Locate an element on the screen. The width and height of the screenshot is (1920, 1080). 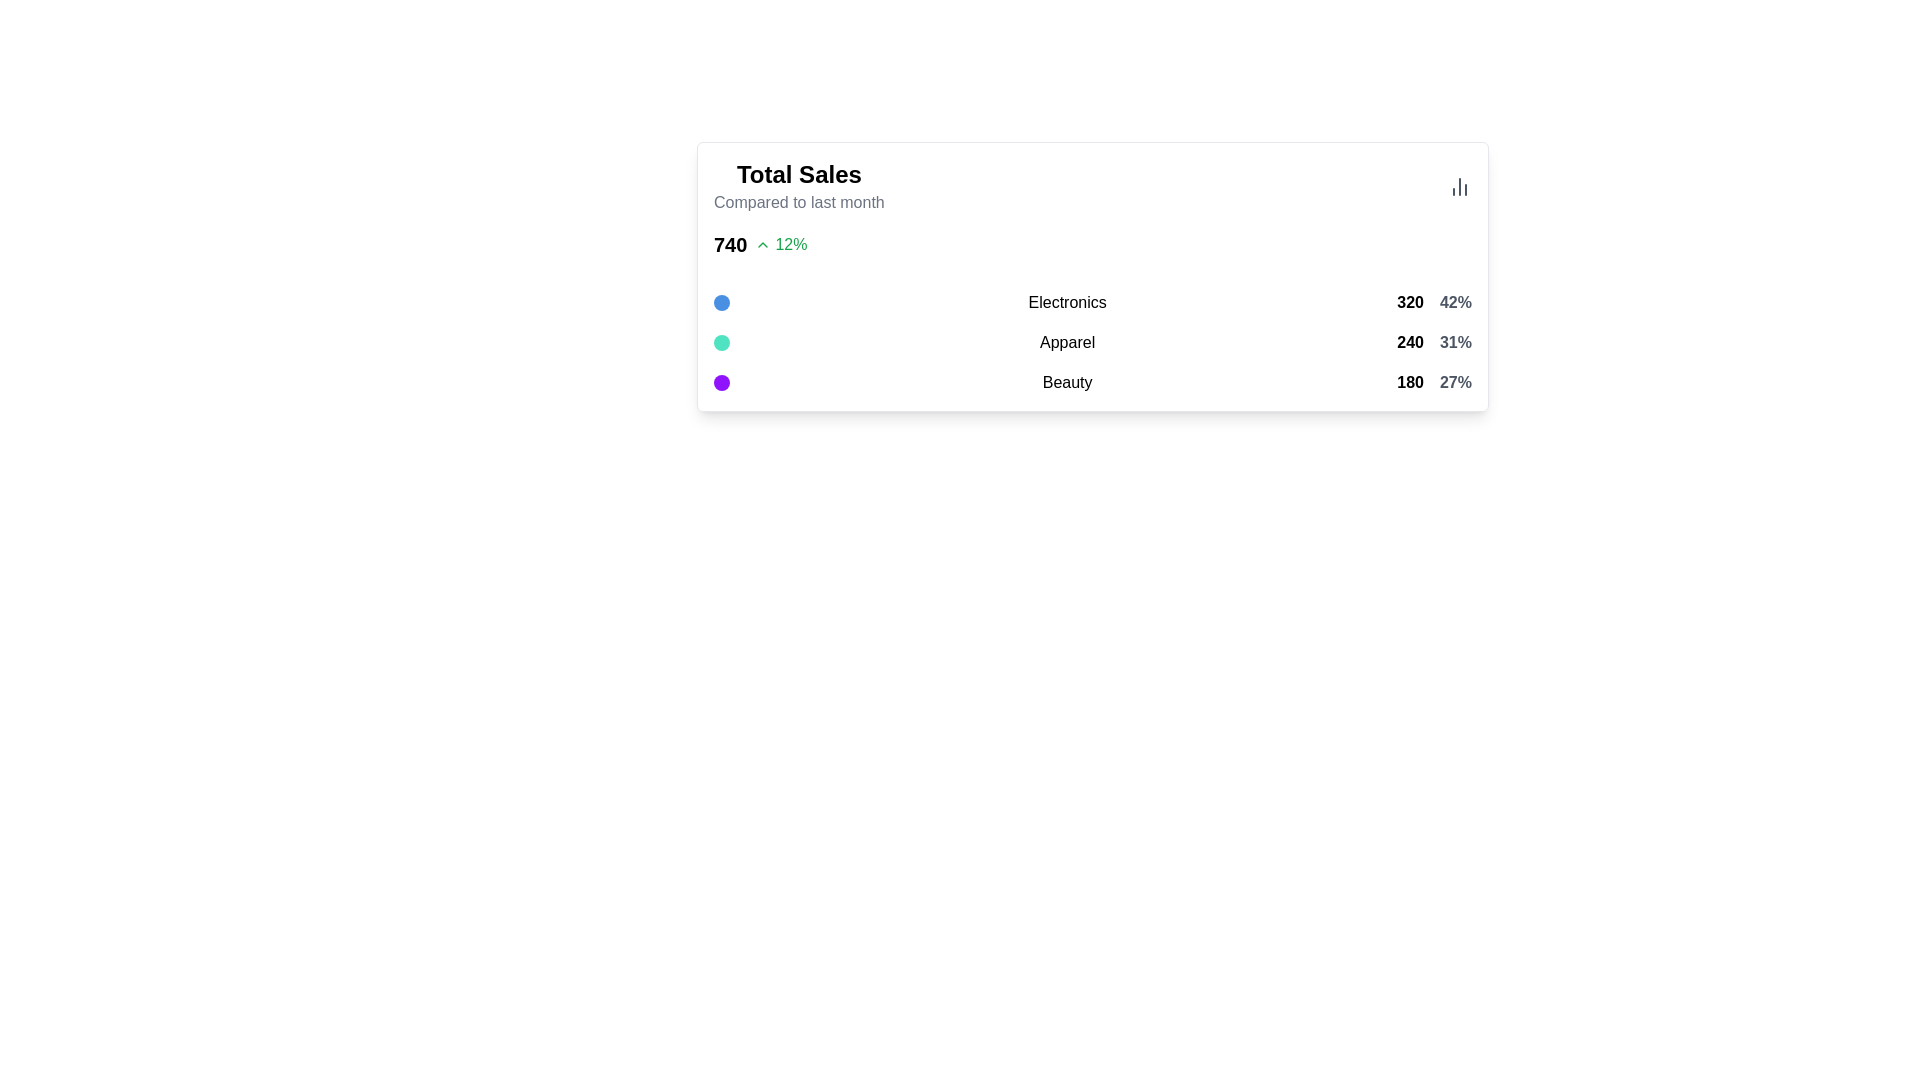
the 'Electronics' text label, which is bold and black, located in the second row of a category list, positioned between a blue circular indicator and numerical data is located at coordinates (1066, 303).